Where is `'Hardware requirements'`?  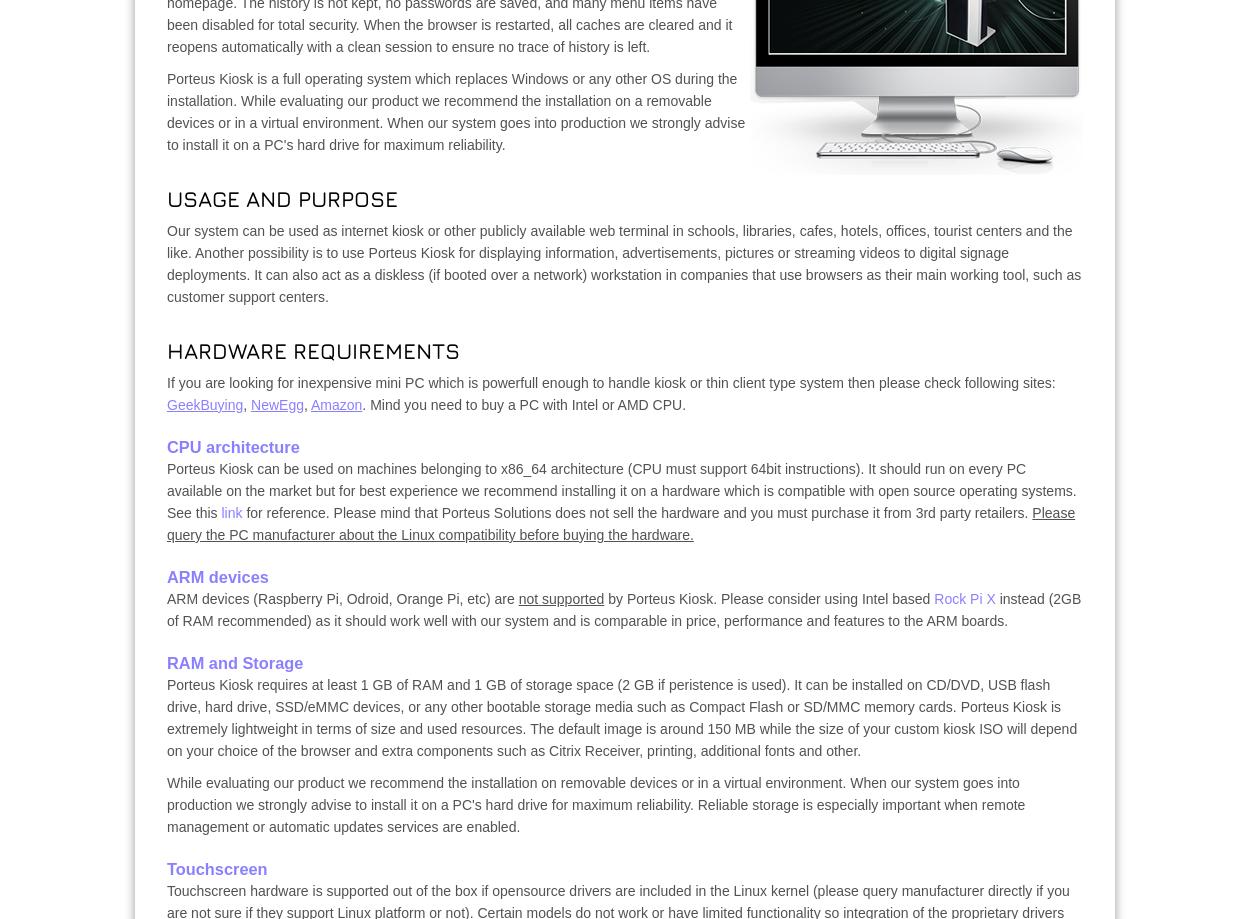
'Hardware requirements' is located at coordinates (312, 349).